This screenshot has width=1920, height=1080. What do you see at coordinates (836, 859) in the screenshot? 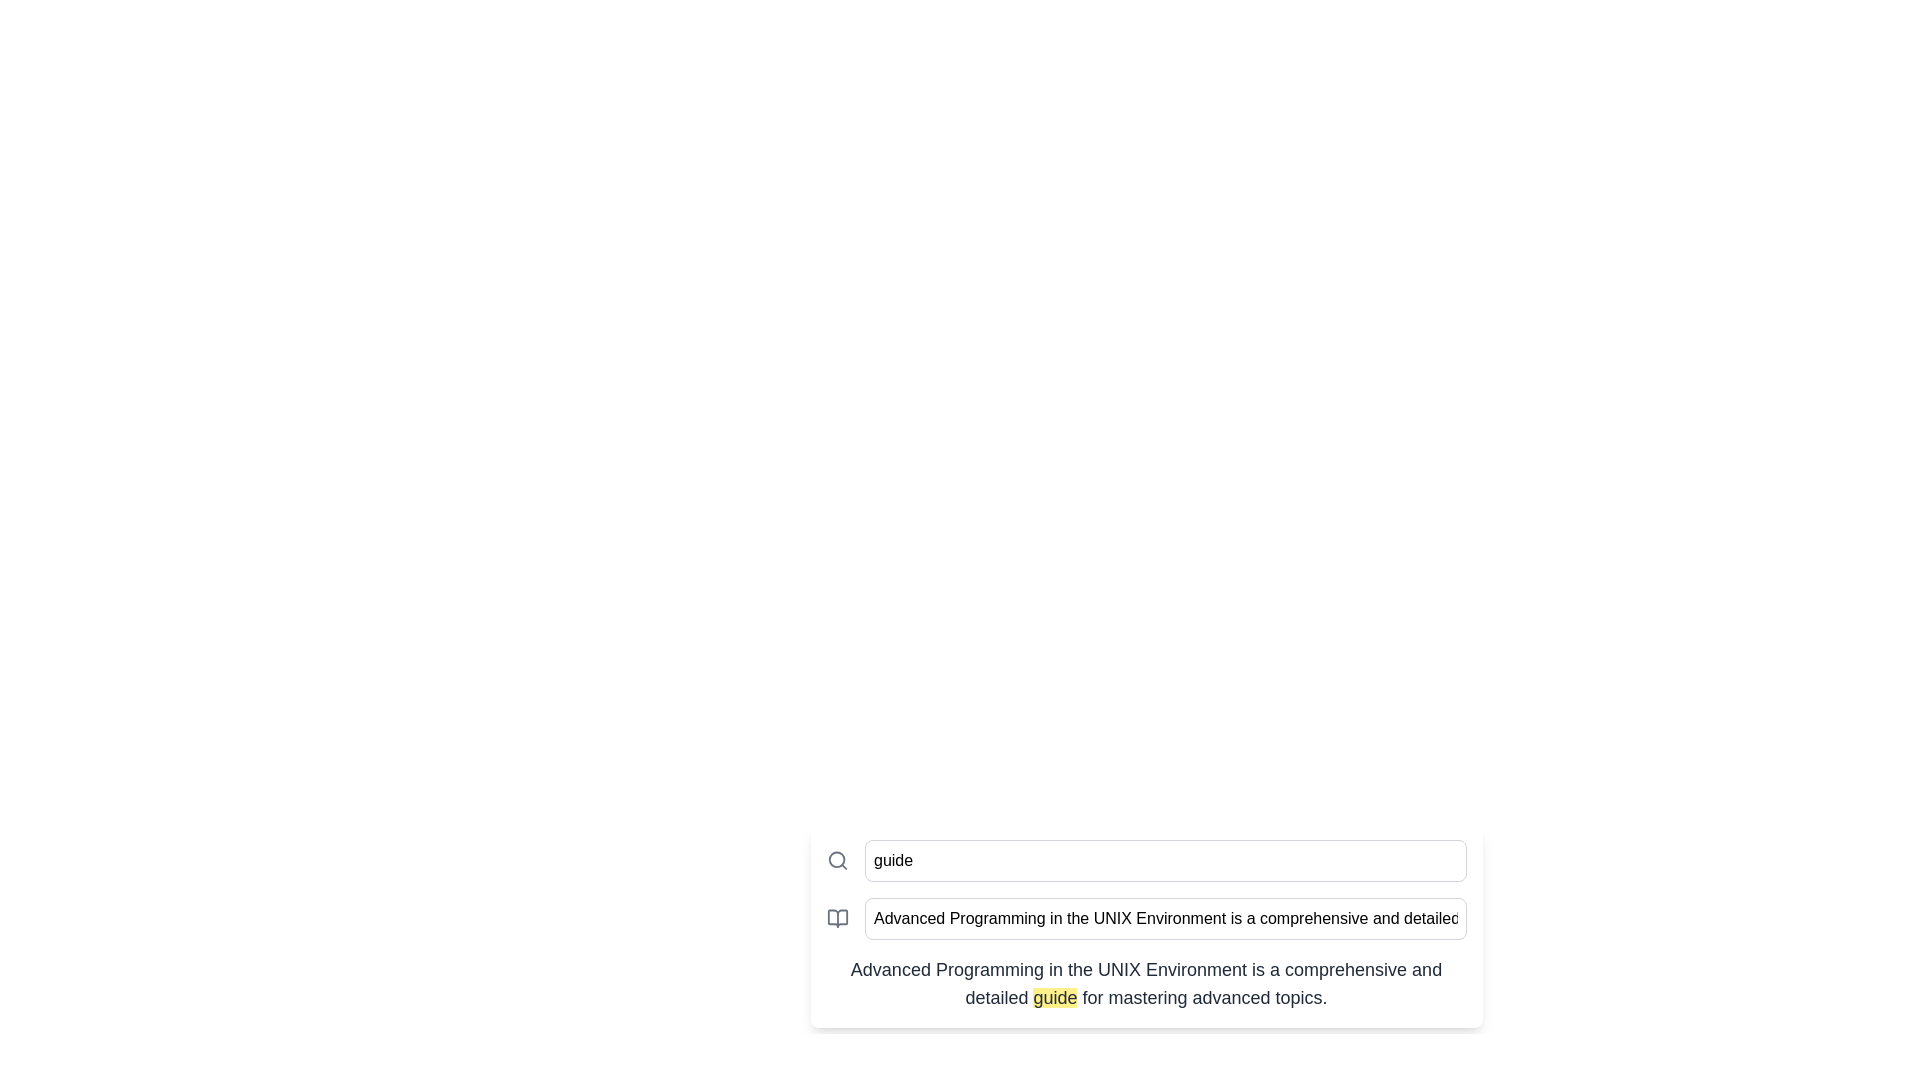
I see `the circular part of the magnifying glass icon, which serves as a visual indicator for initiating a search operation` at bounding box center [836, 859].